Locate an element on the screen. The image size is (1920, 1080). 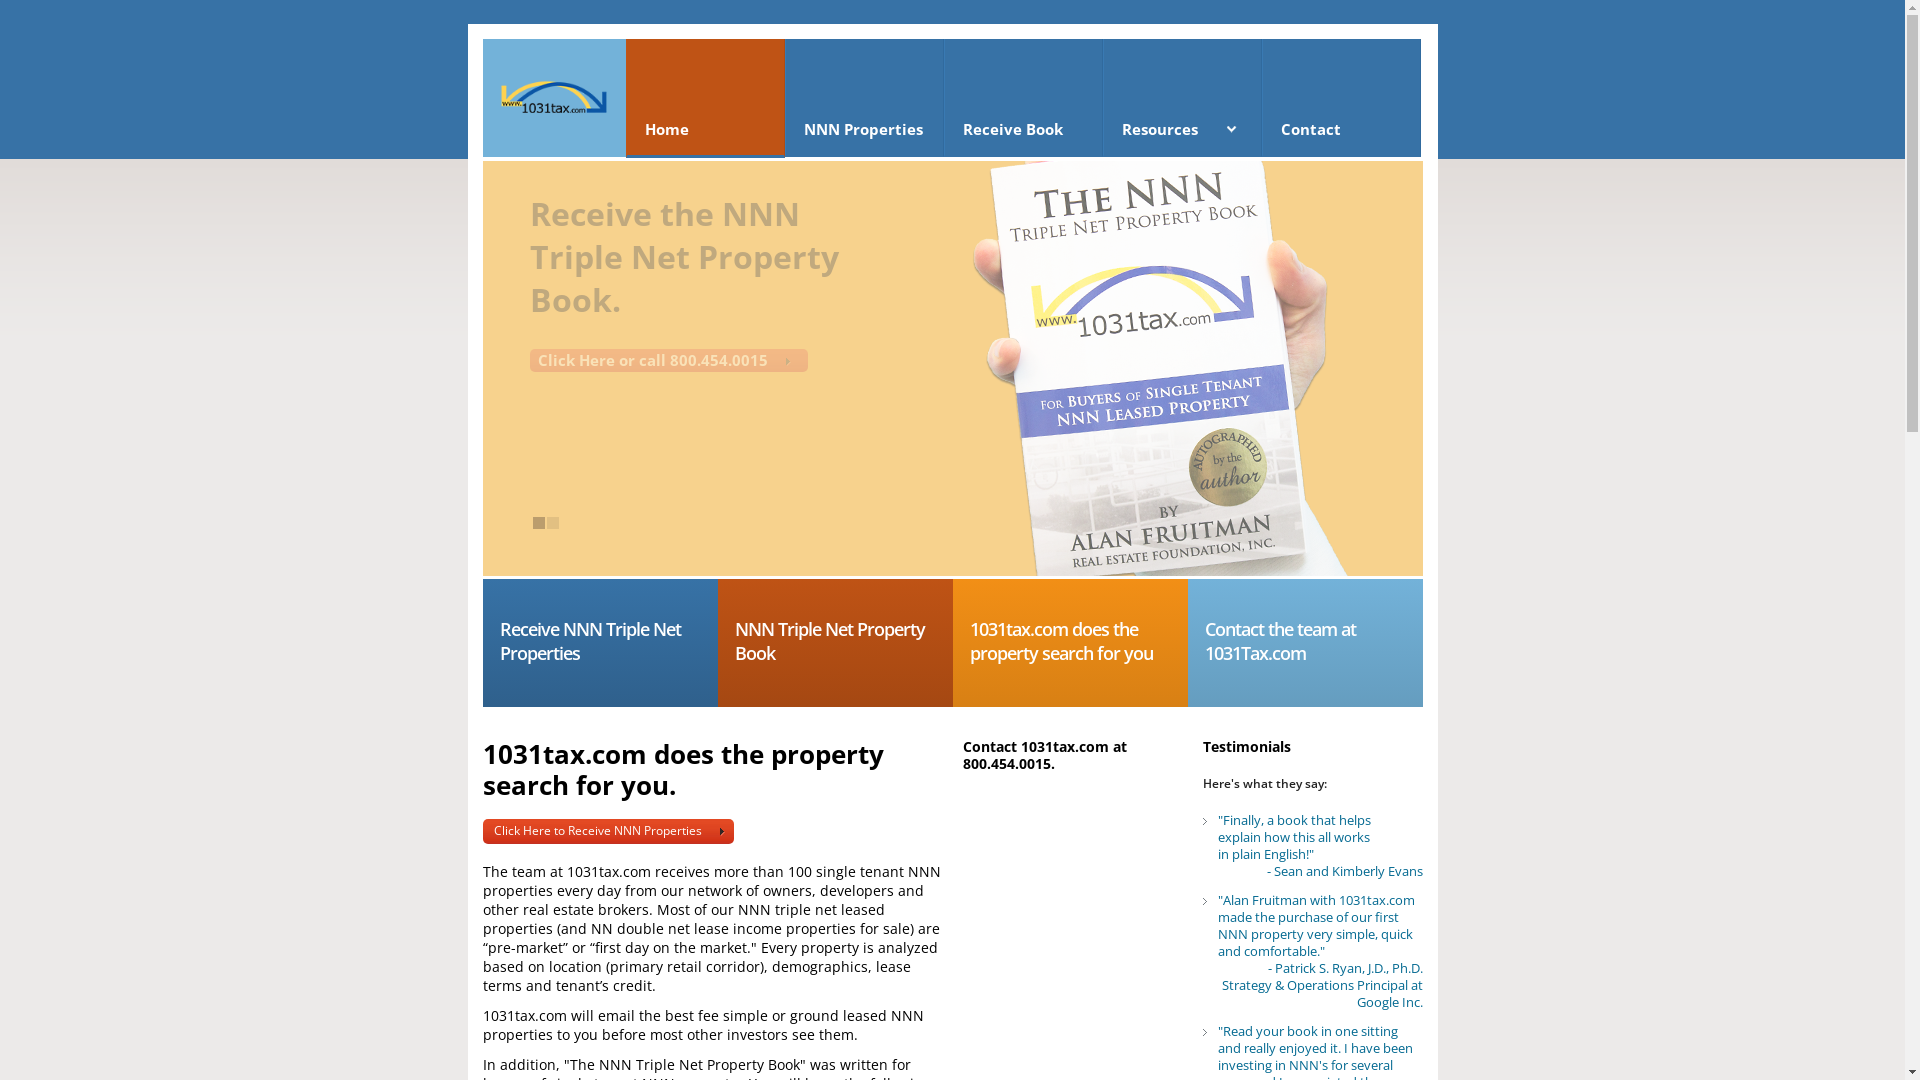
'Click Here to Receive NNN Properties' is located at coordinates (606, 831).